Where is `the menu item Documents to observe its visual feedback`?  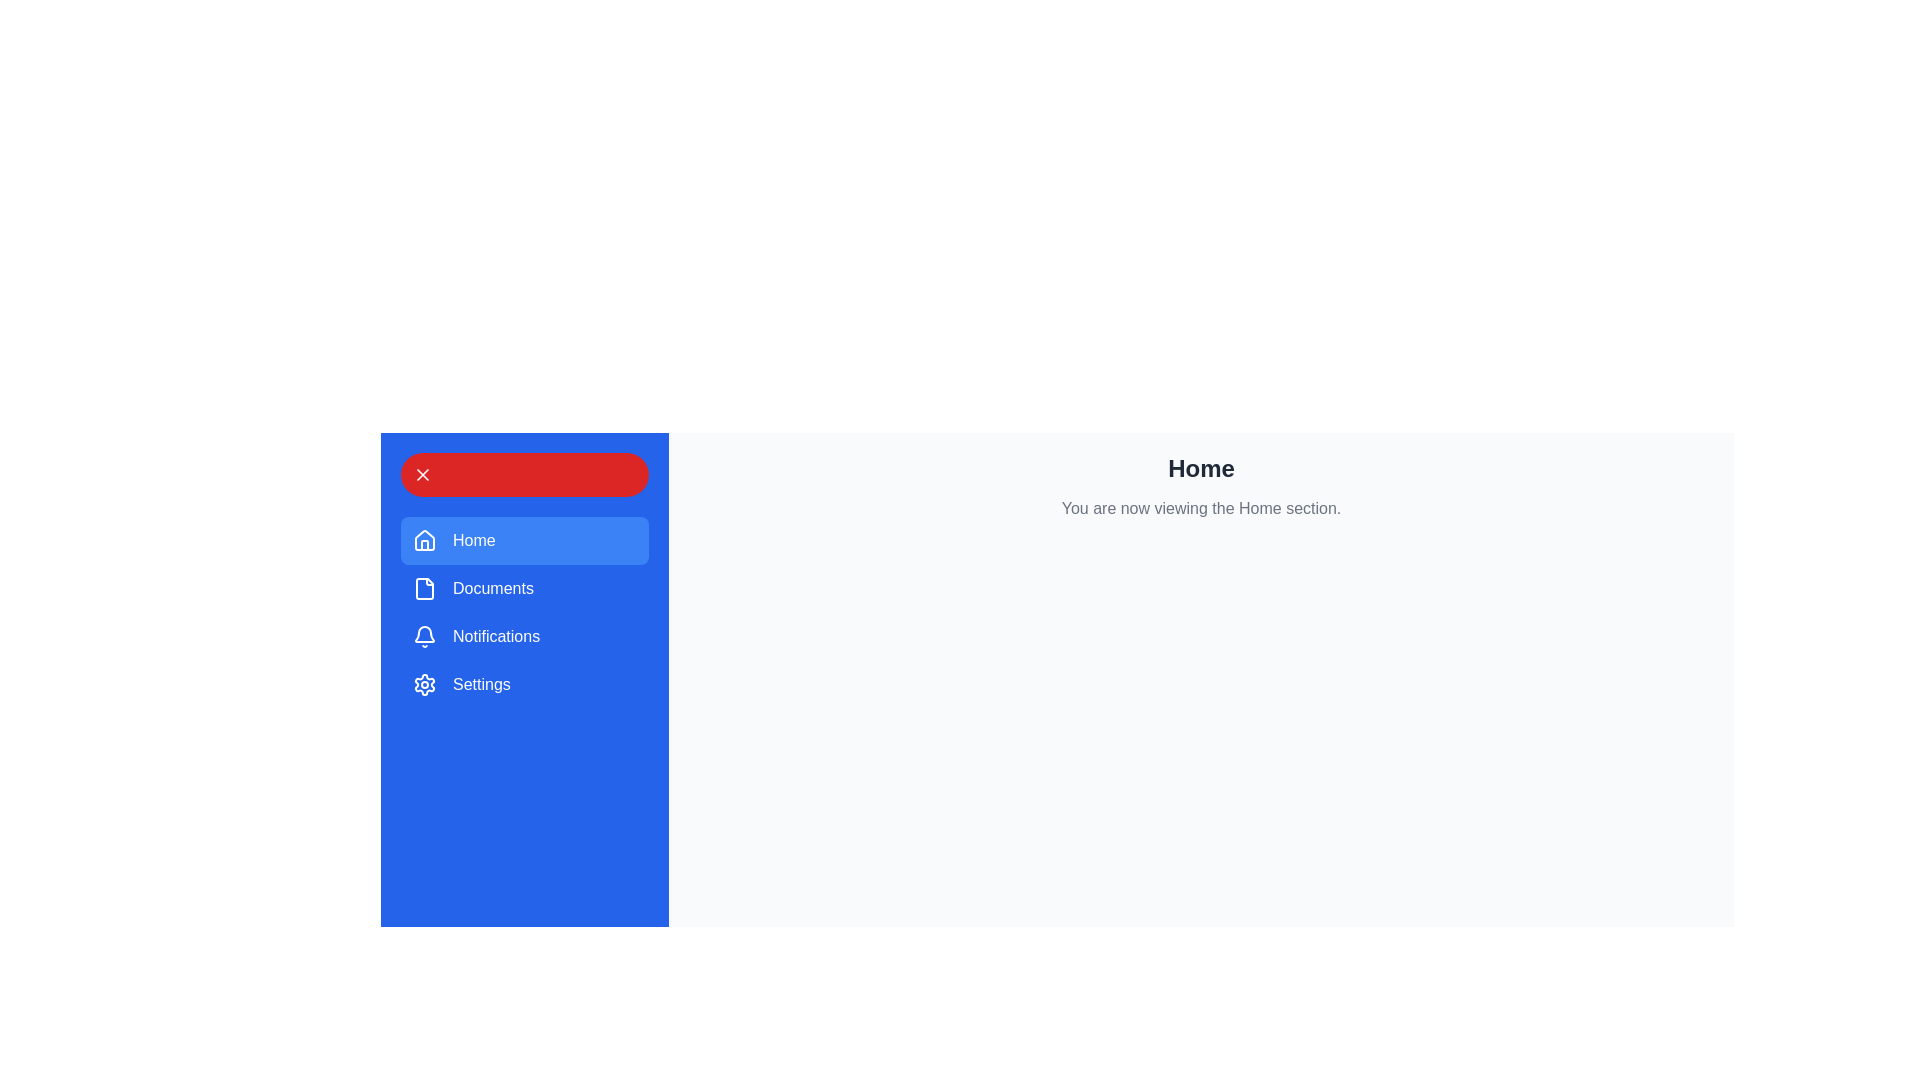 the menu item Documents to observe its visual feedback is located at coordinates (524, 588).